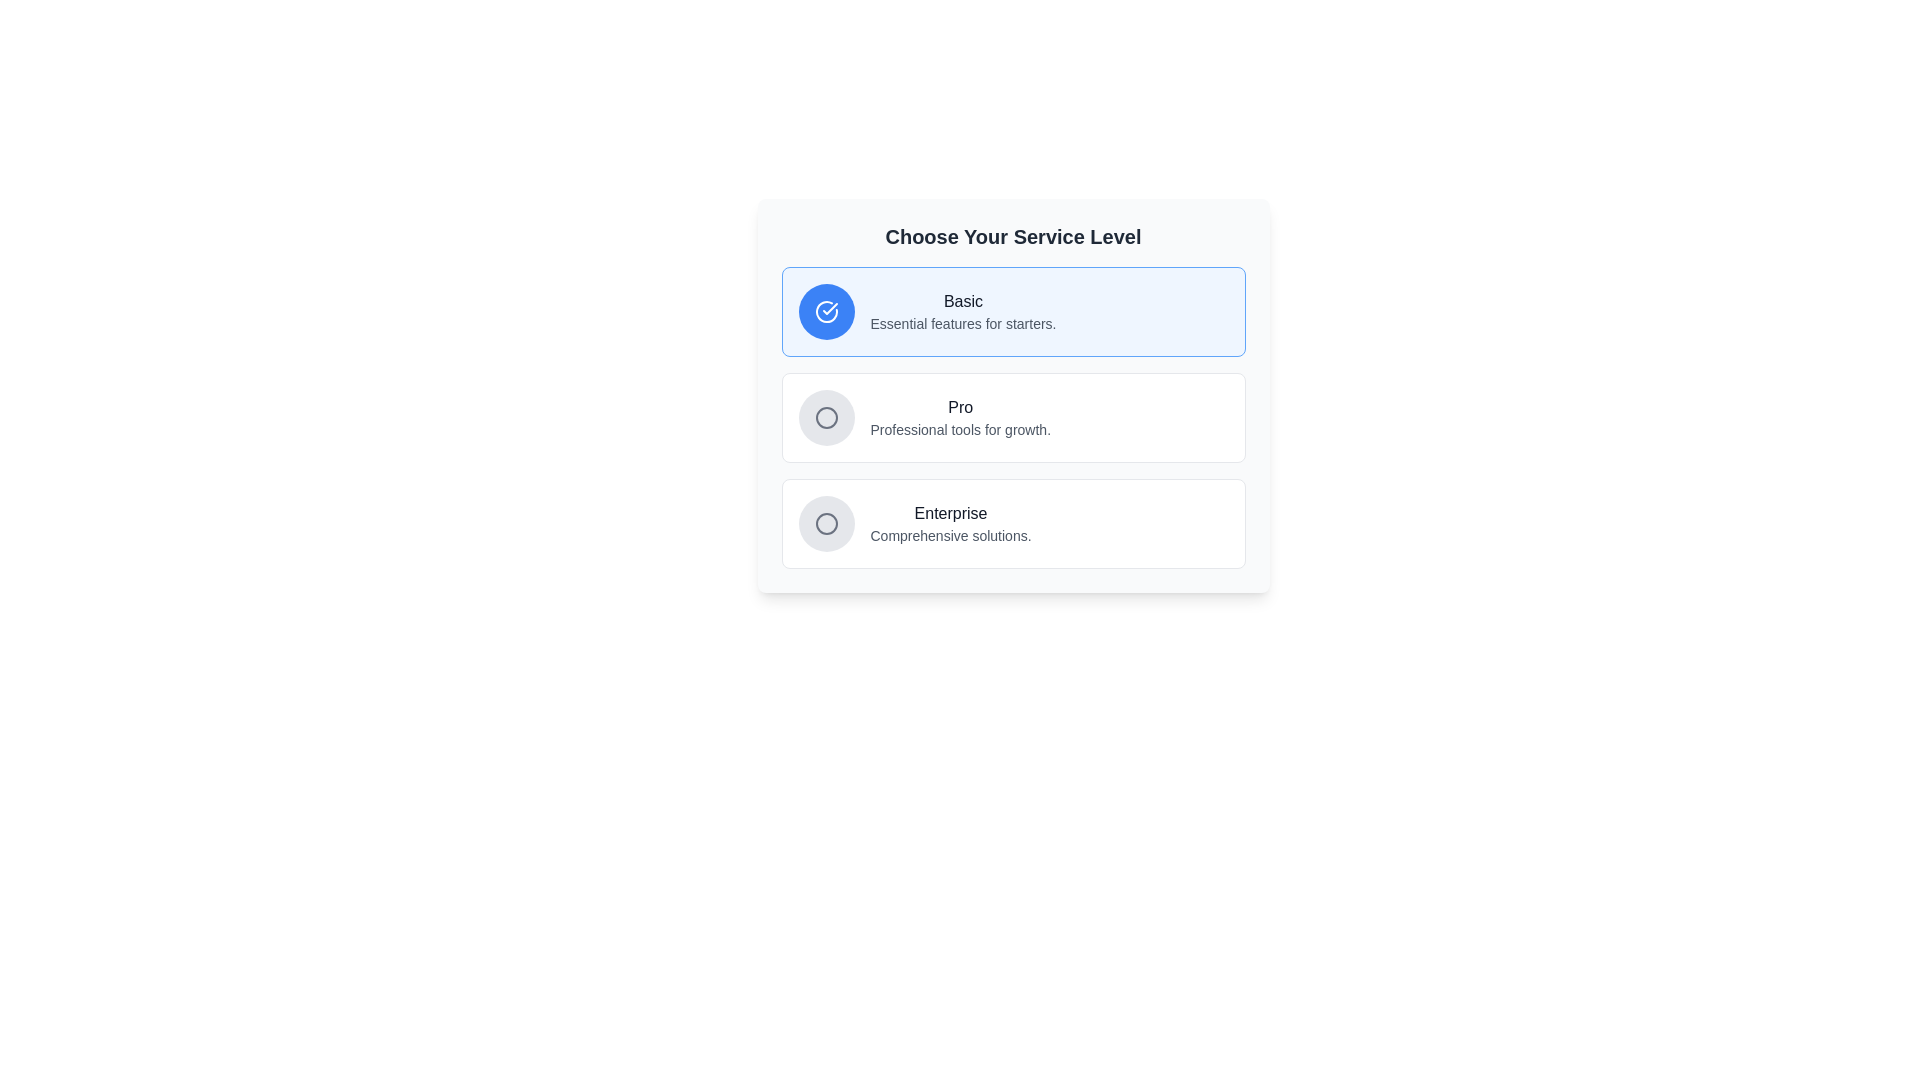 This screenshot has width=1920, height=1080. Describe the element at coordinates (963, 312) in the screenshot. I see `the text element titled 'Basic' within the selectable card that features a blue background, indicating selection and displaying the subtitle 'Essential features for starters.'` at that location.